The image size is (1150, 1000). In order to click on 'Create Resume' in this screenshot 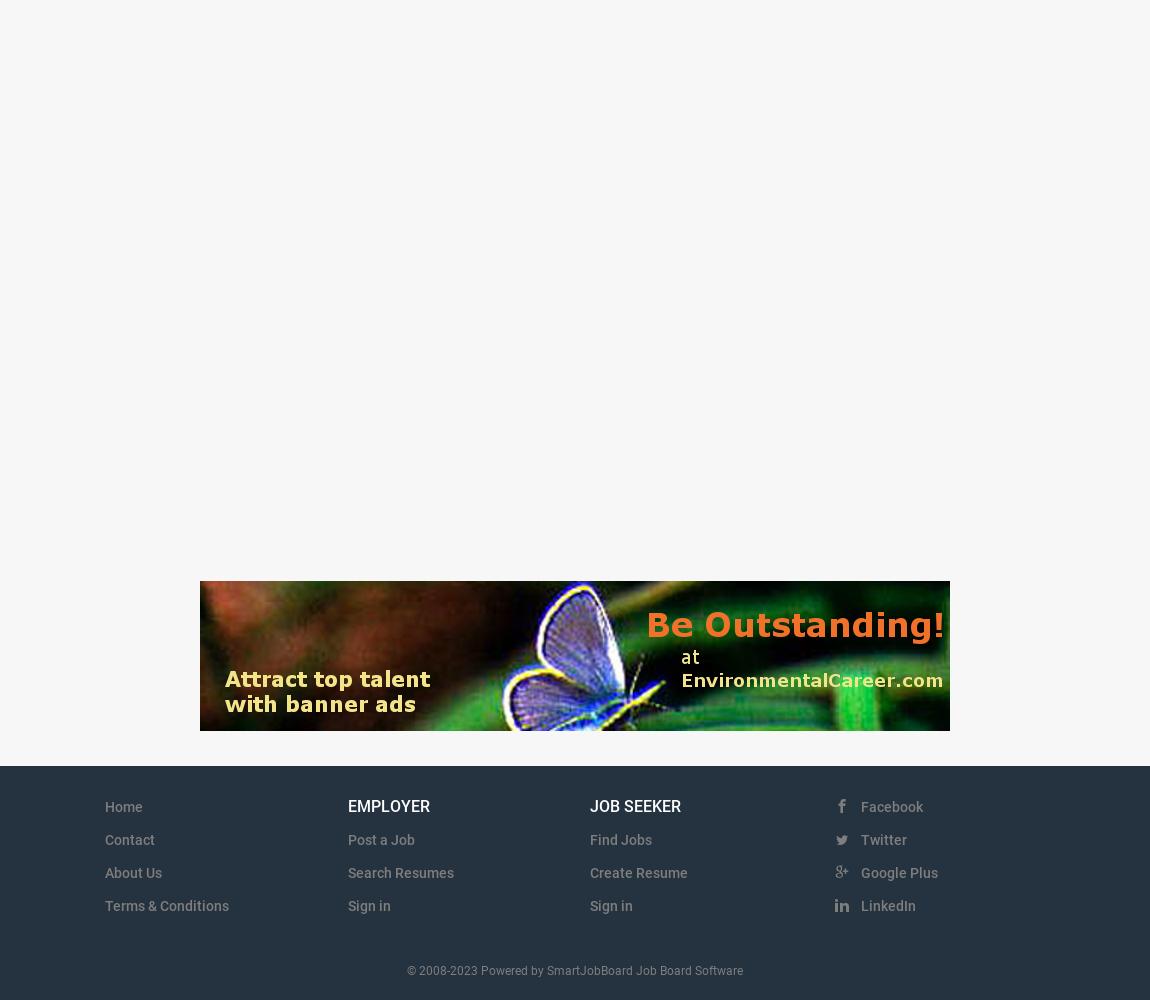, I will do `click(638, 872)`.